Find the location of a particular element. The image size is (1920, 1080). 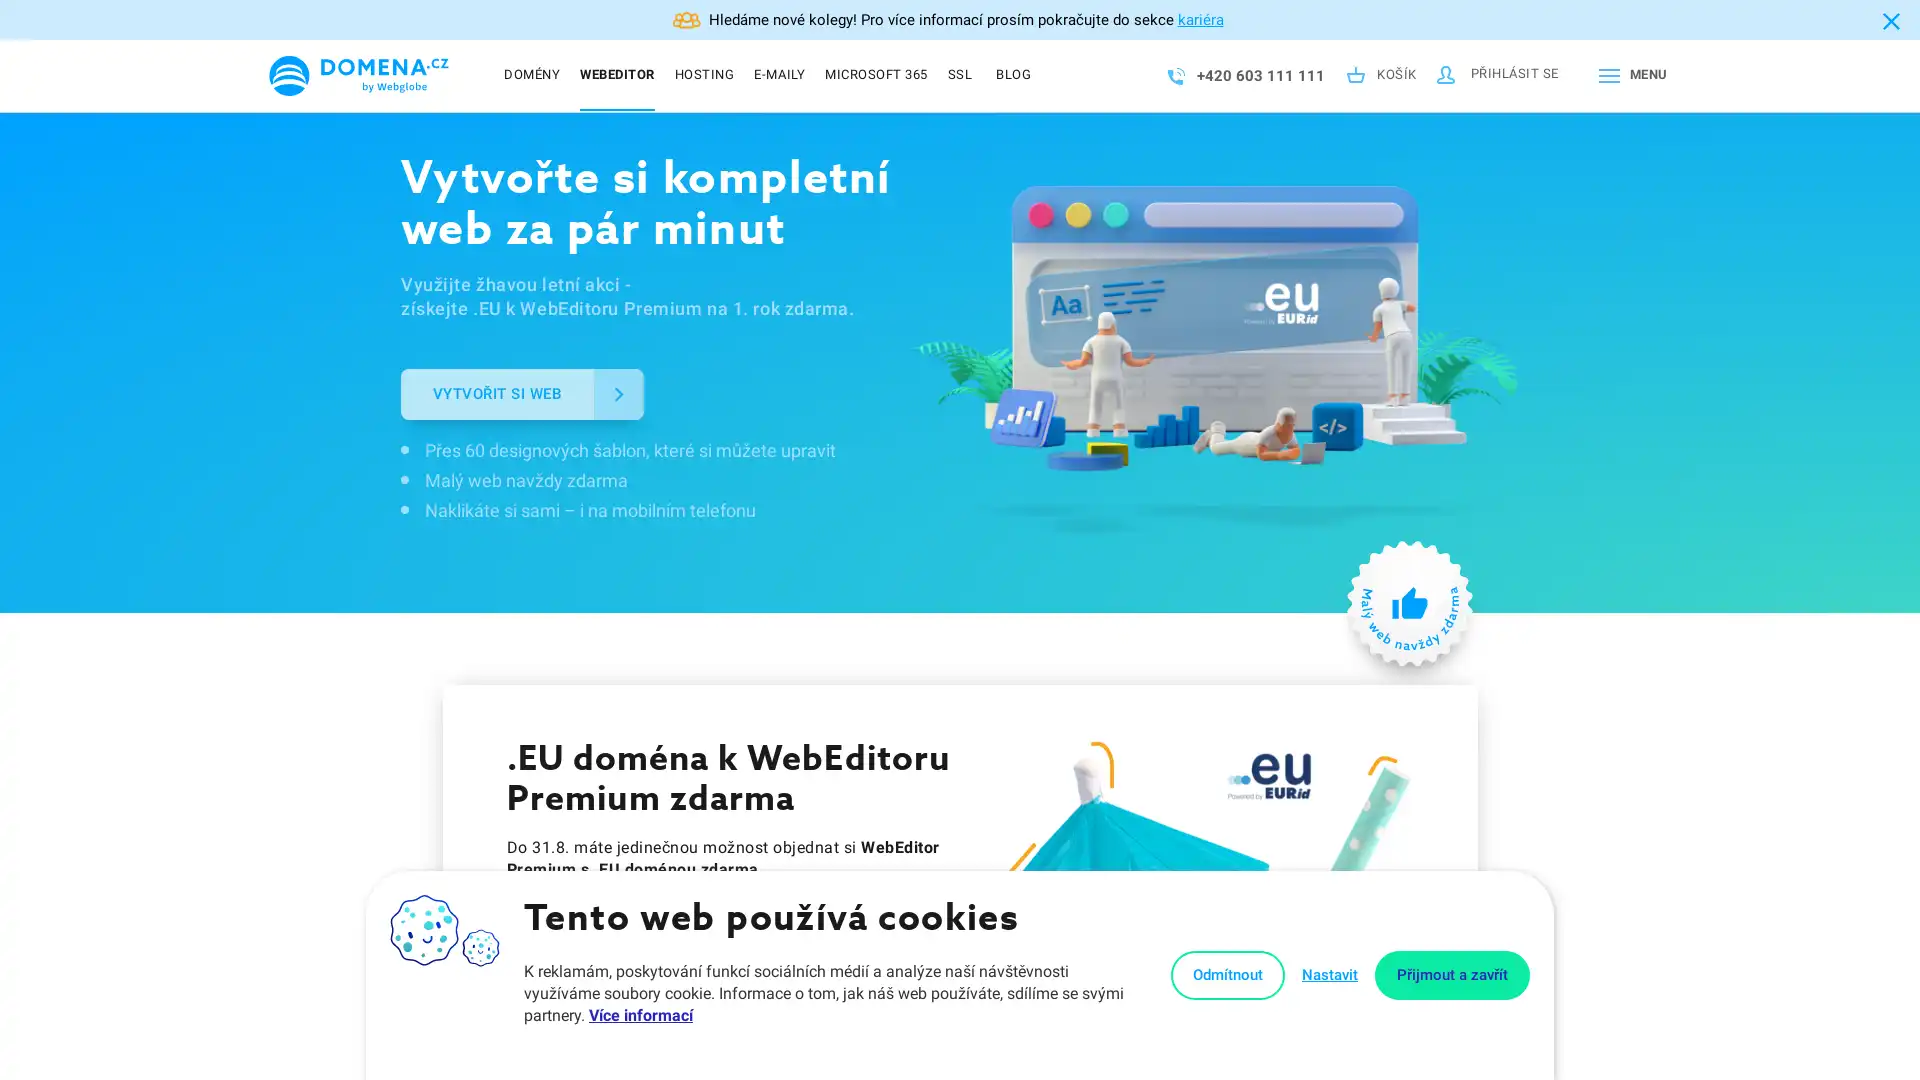

menu MENU is located at coordinates (1628, 75).